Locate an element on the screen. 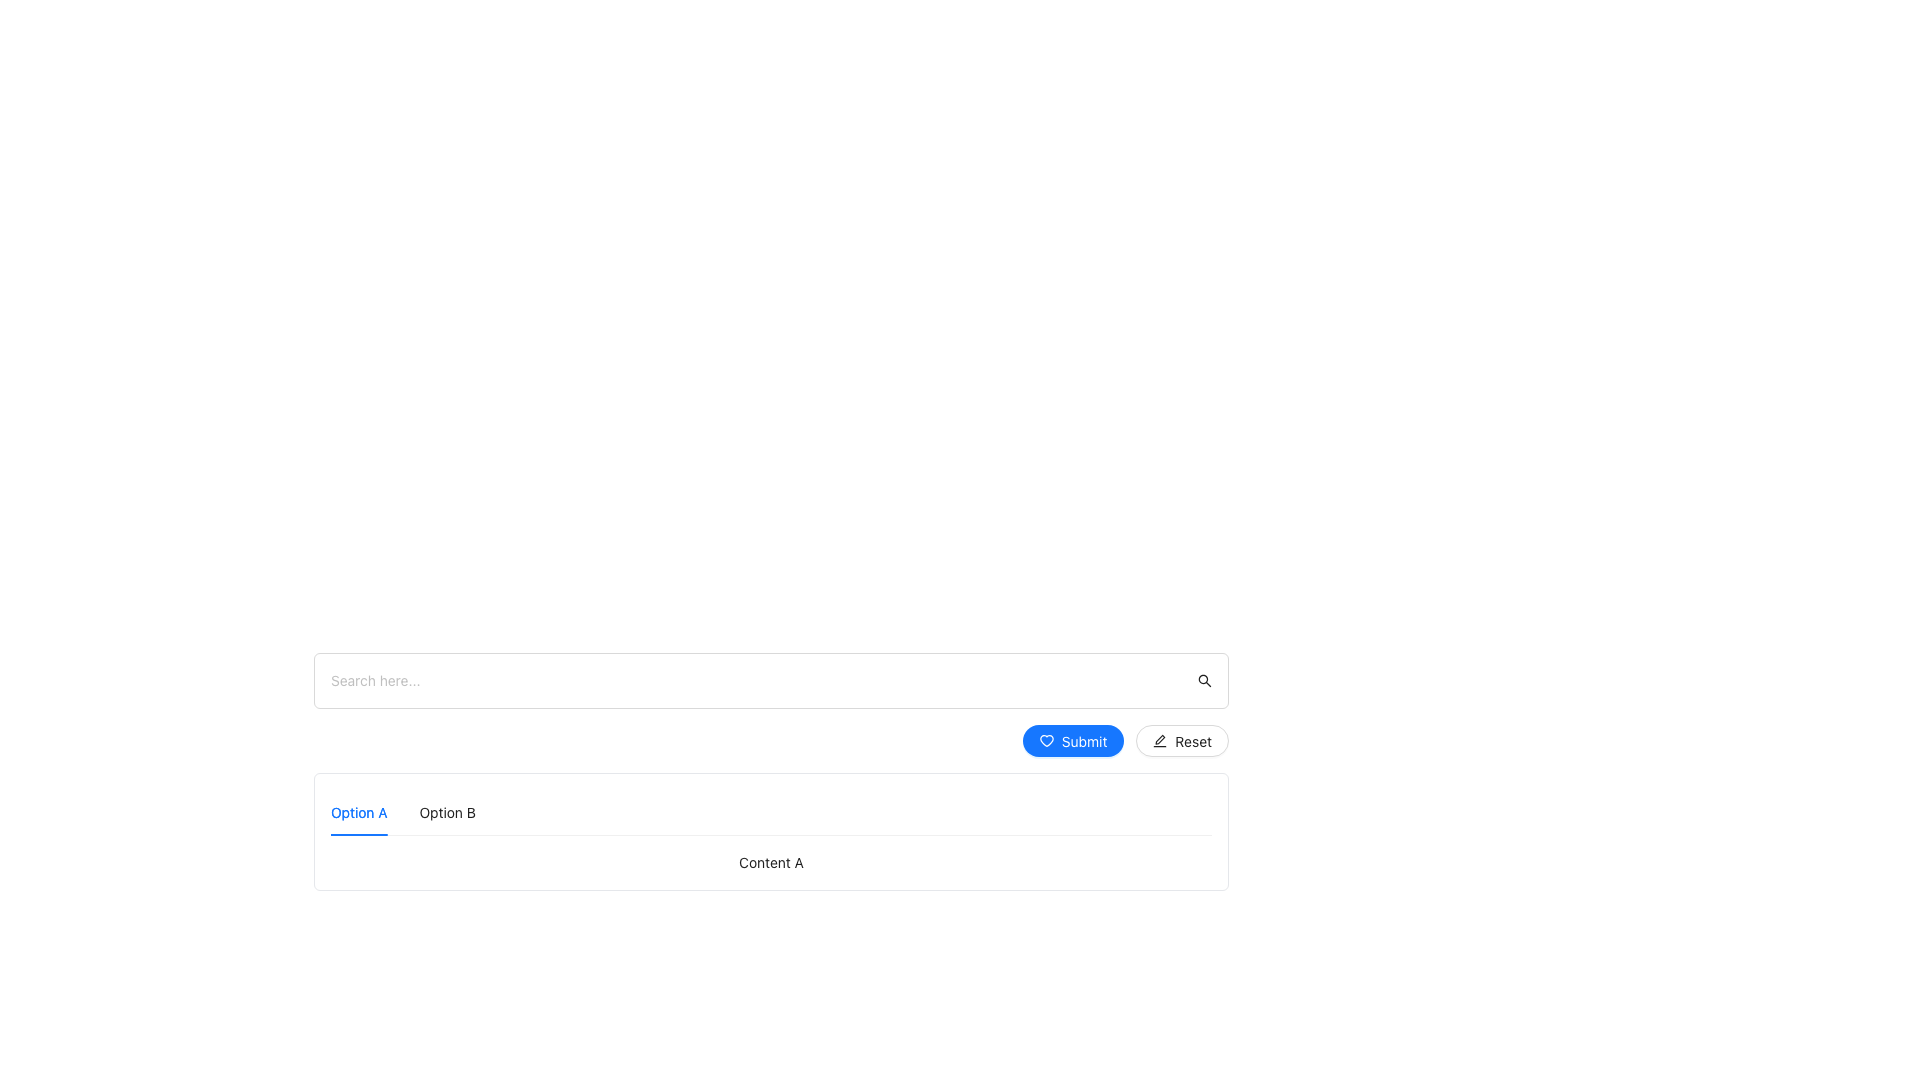 The height and width of the screenshot is (1080, 1920). the blue heart-shaped icon with white internal detailing is located at coordinates (1045, 741).